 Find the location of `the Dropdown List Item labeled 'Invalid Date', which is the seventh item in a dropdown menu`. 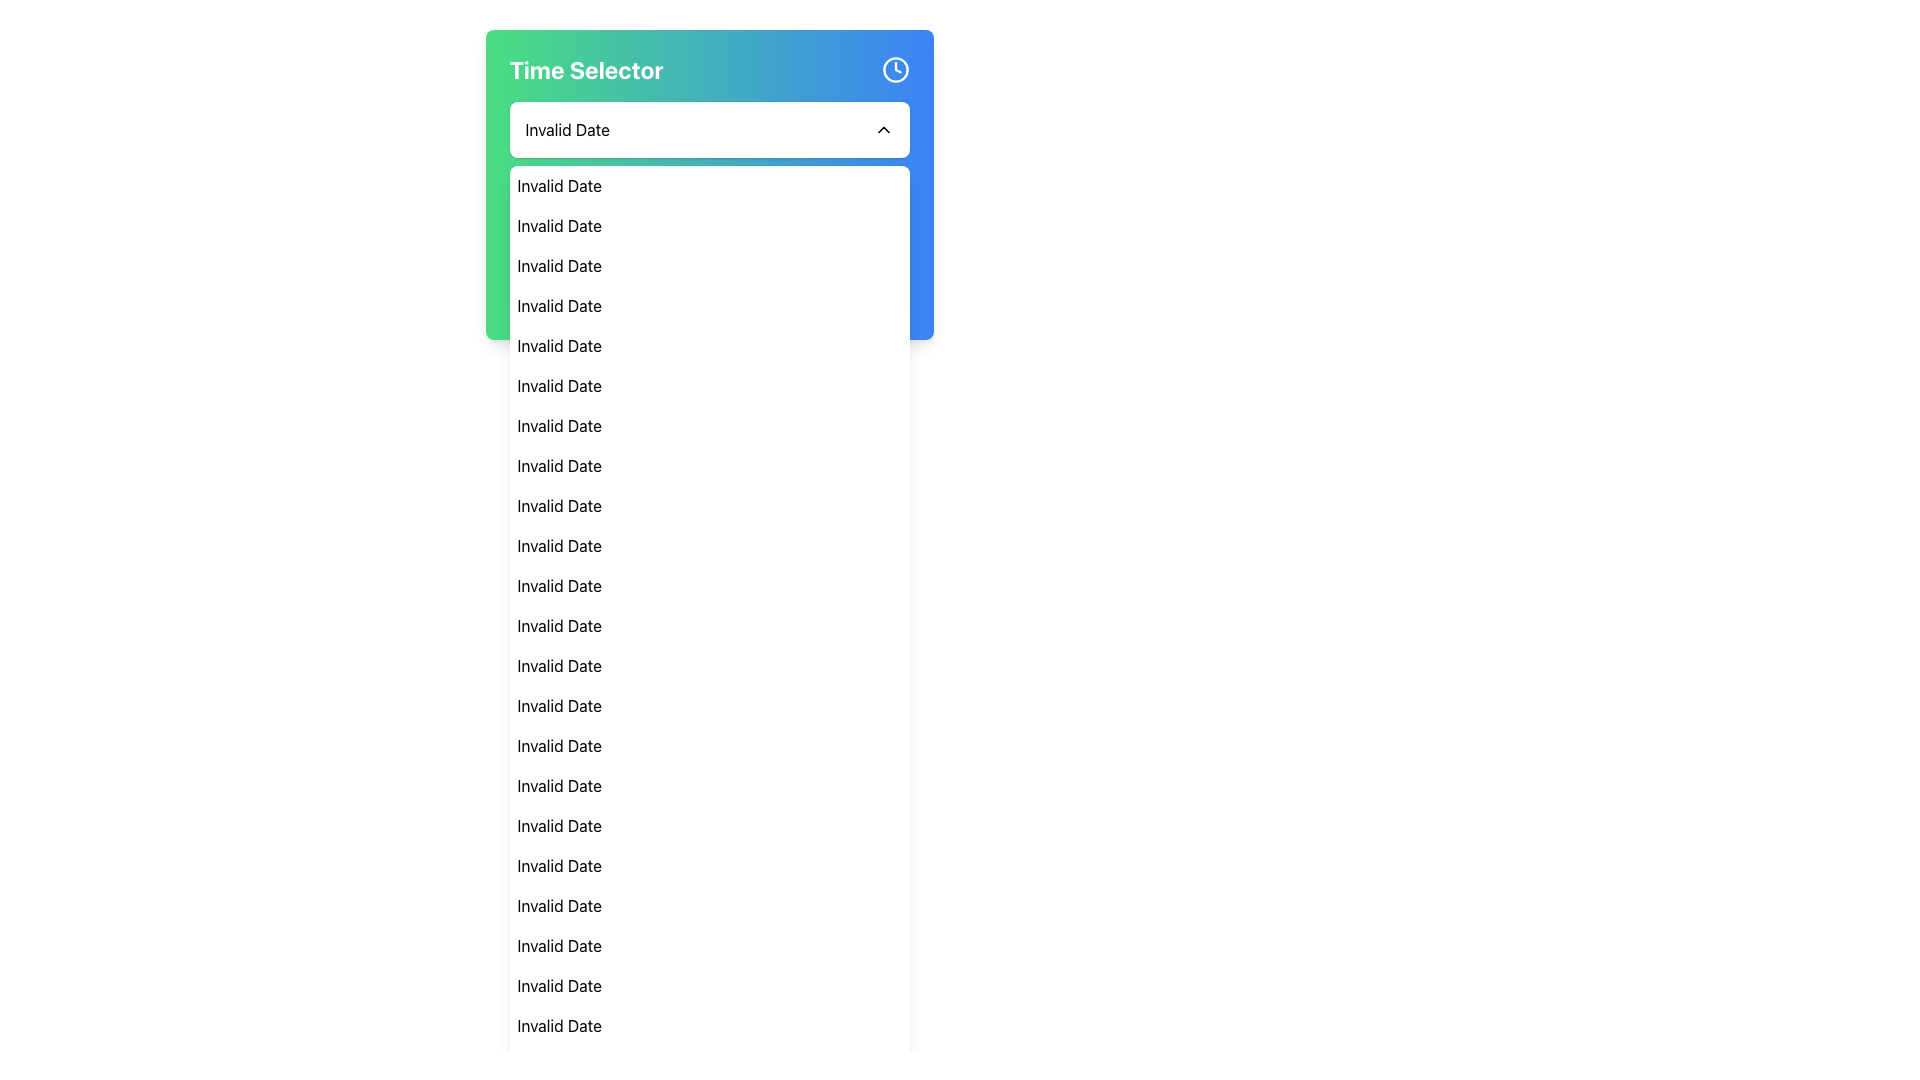

the Dropdown List Item labeled 'Invalid Date', which is the seventh item in a dropdown menu is located at coordinates (709, 424).